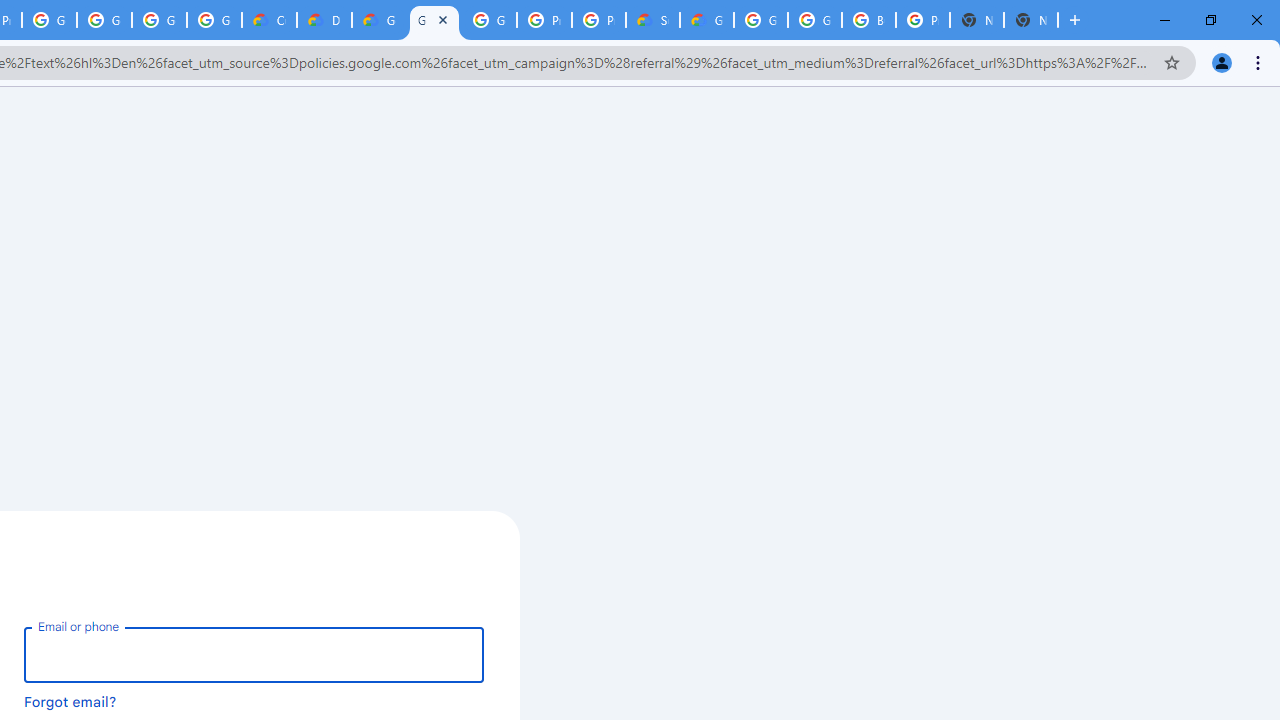 This screenshot has width=1280, height=720. Describe the element at coordinates (253, 654) in the screenshot. I see `'Email or phone'` at that location.